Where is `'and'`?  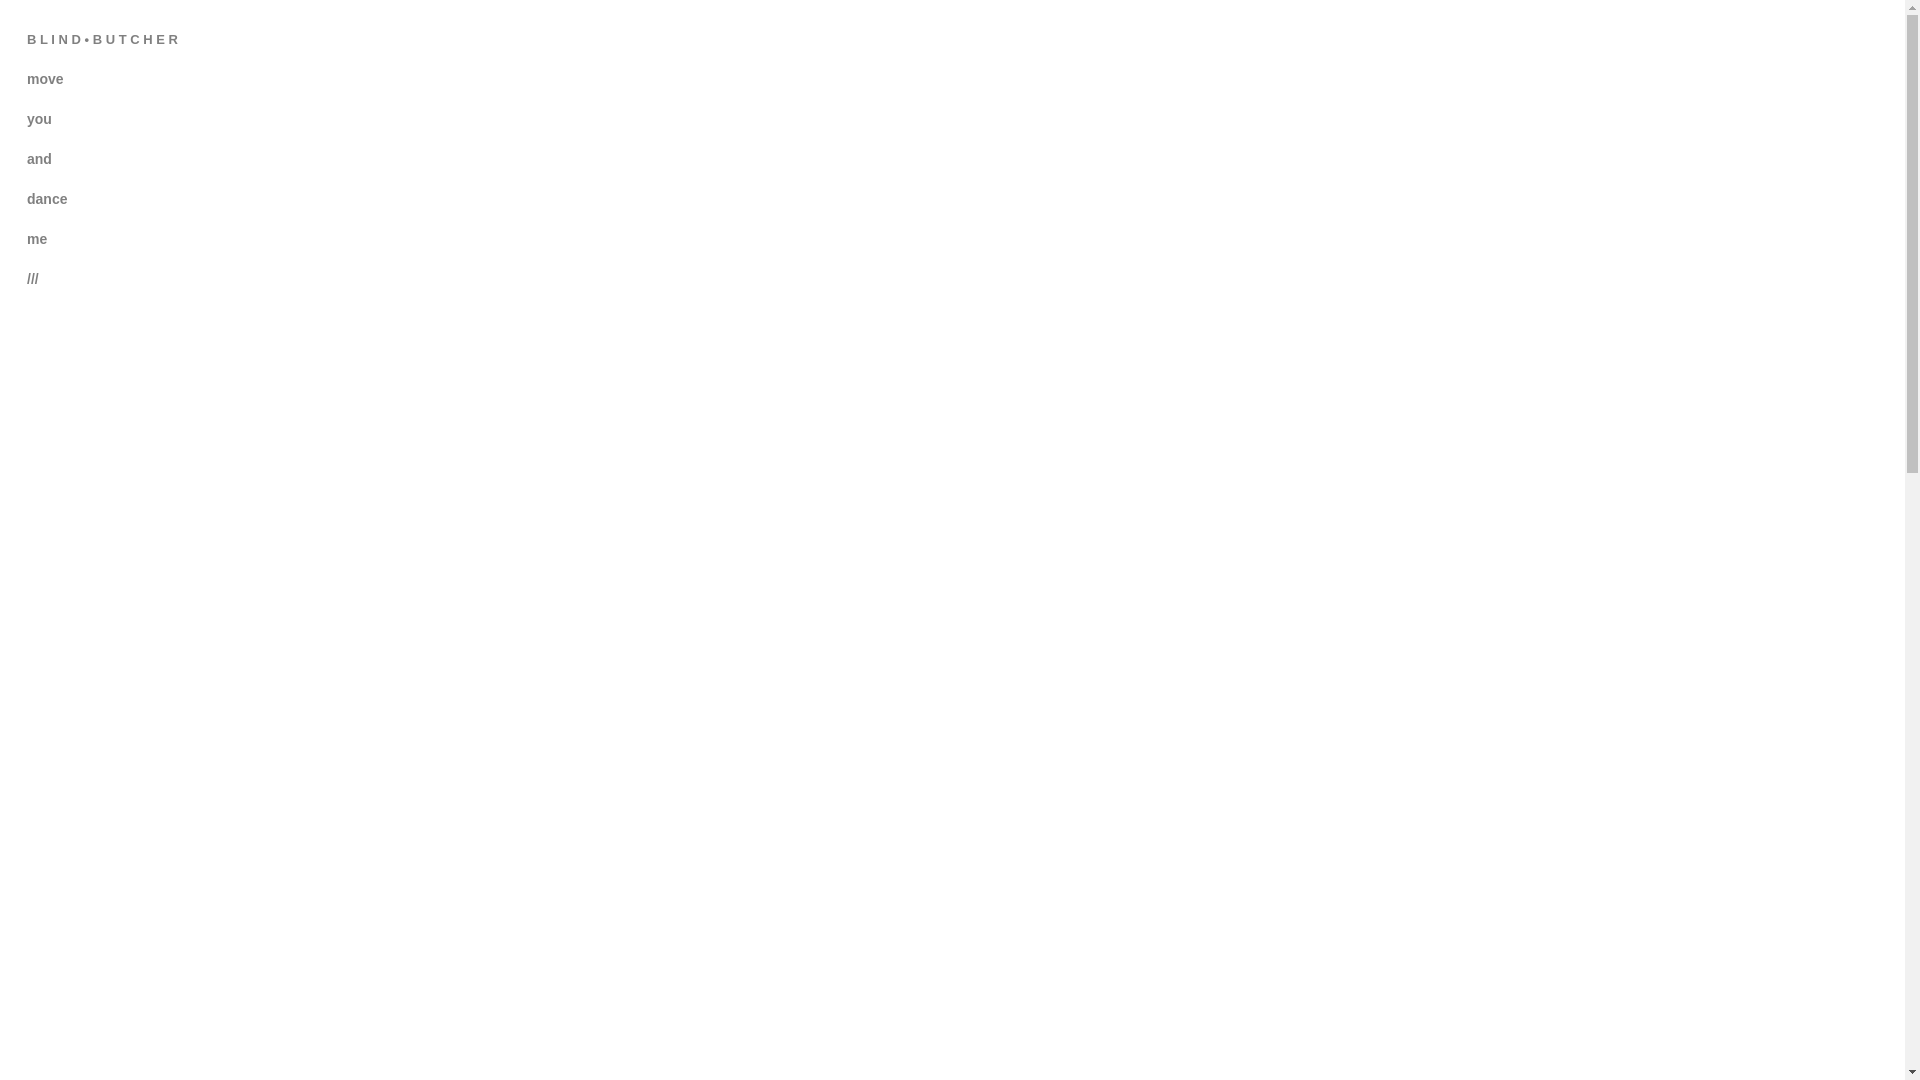
'and' is located at coordinates (39, 157).